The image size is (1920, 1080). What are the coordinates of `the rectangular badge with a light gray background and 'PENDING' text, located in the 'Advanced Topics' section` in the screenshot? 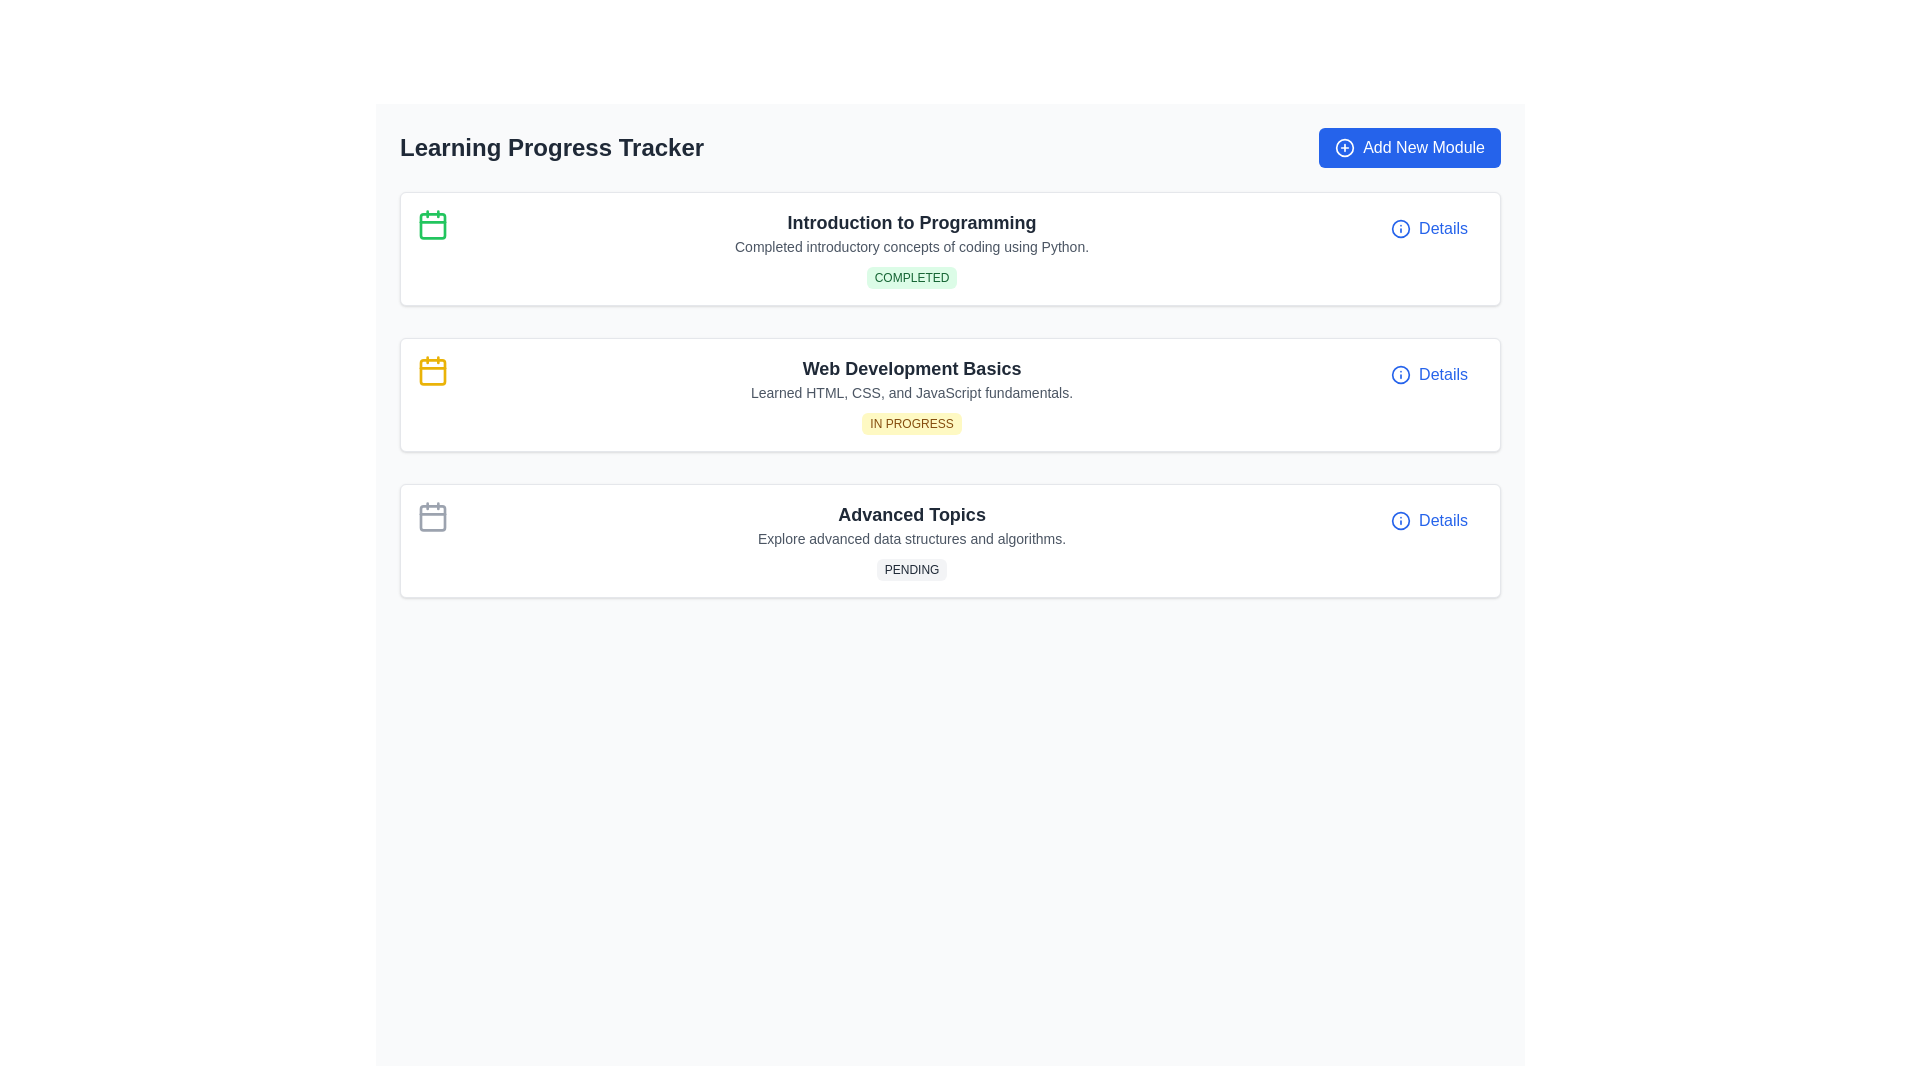 It's located at (911, 570).